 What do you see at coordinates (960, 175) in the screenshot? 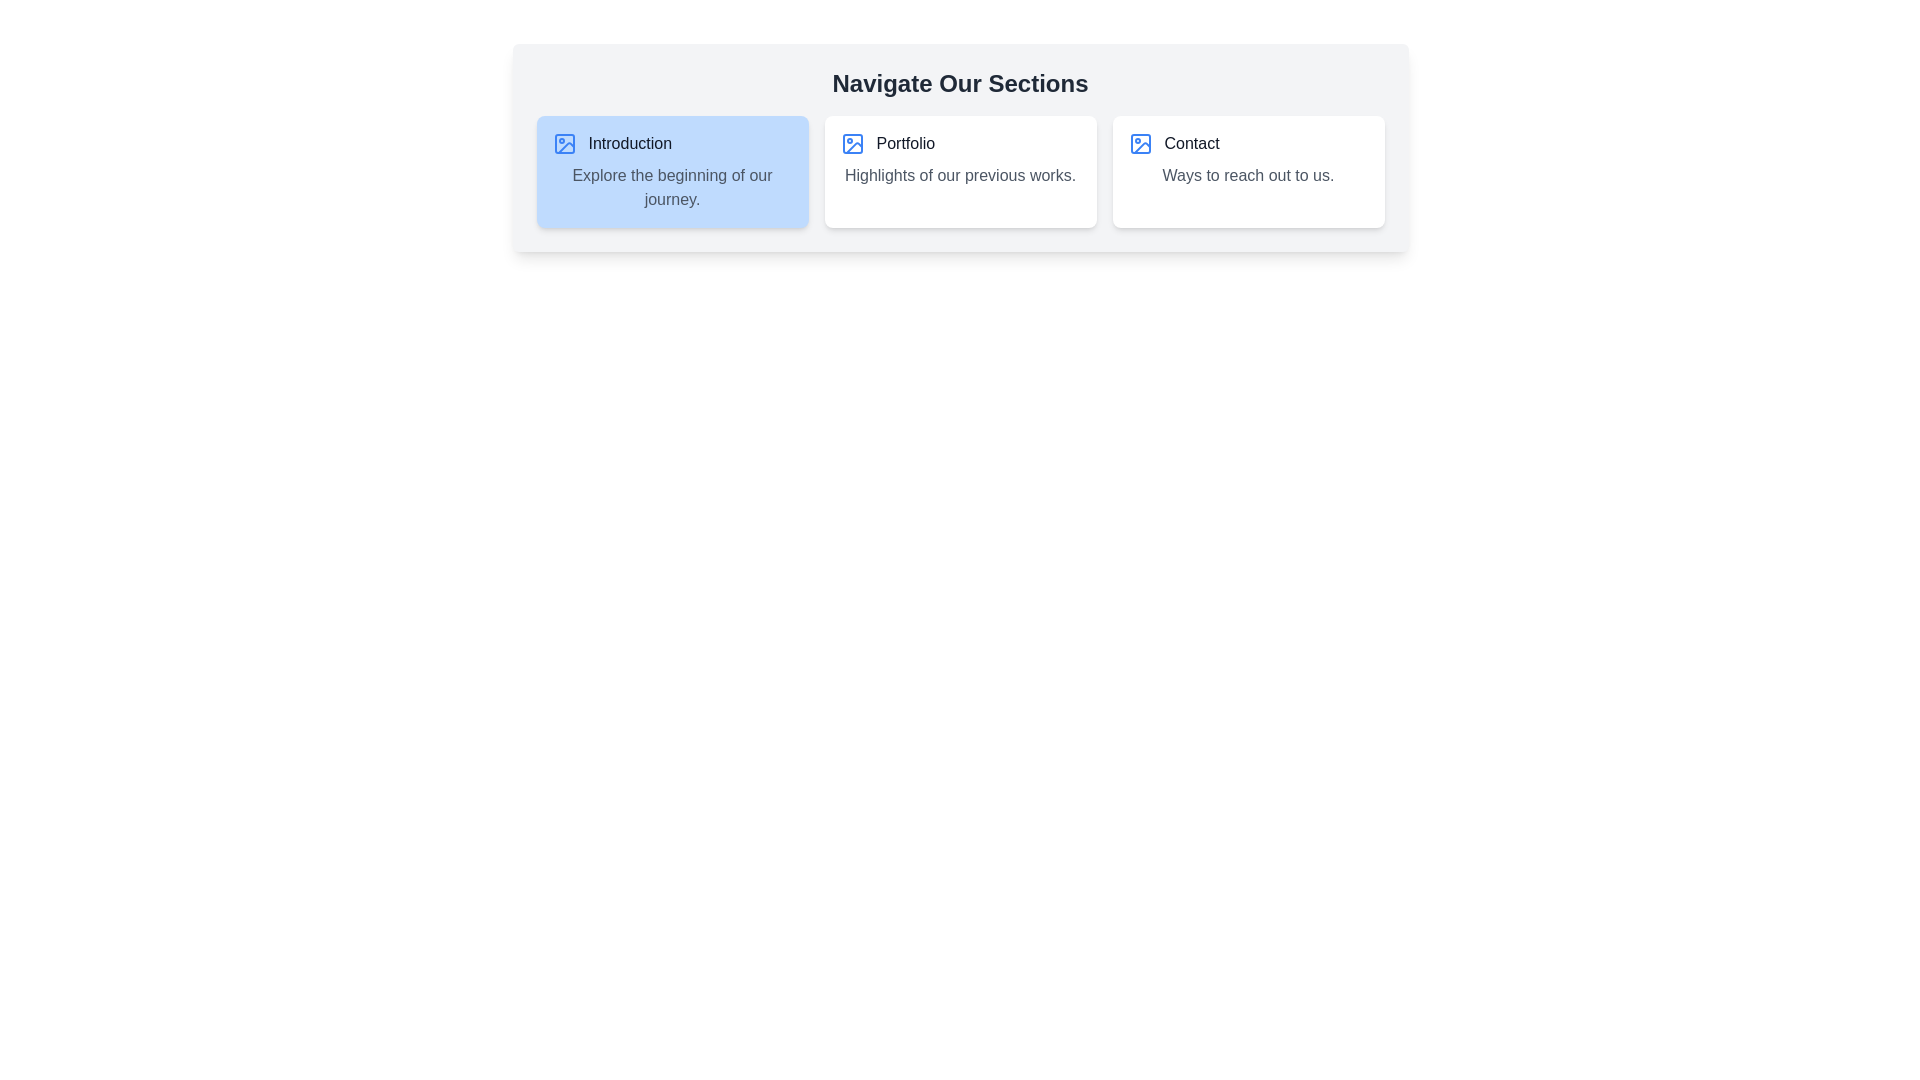
I see `text label that reads 'Highlights of our previous works,' which is located beneath the bolded title 'Portfolio.'` at bounding box center [960, 175].